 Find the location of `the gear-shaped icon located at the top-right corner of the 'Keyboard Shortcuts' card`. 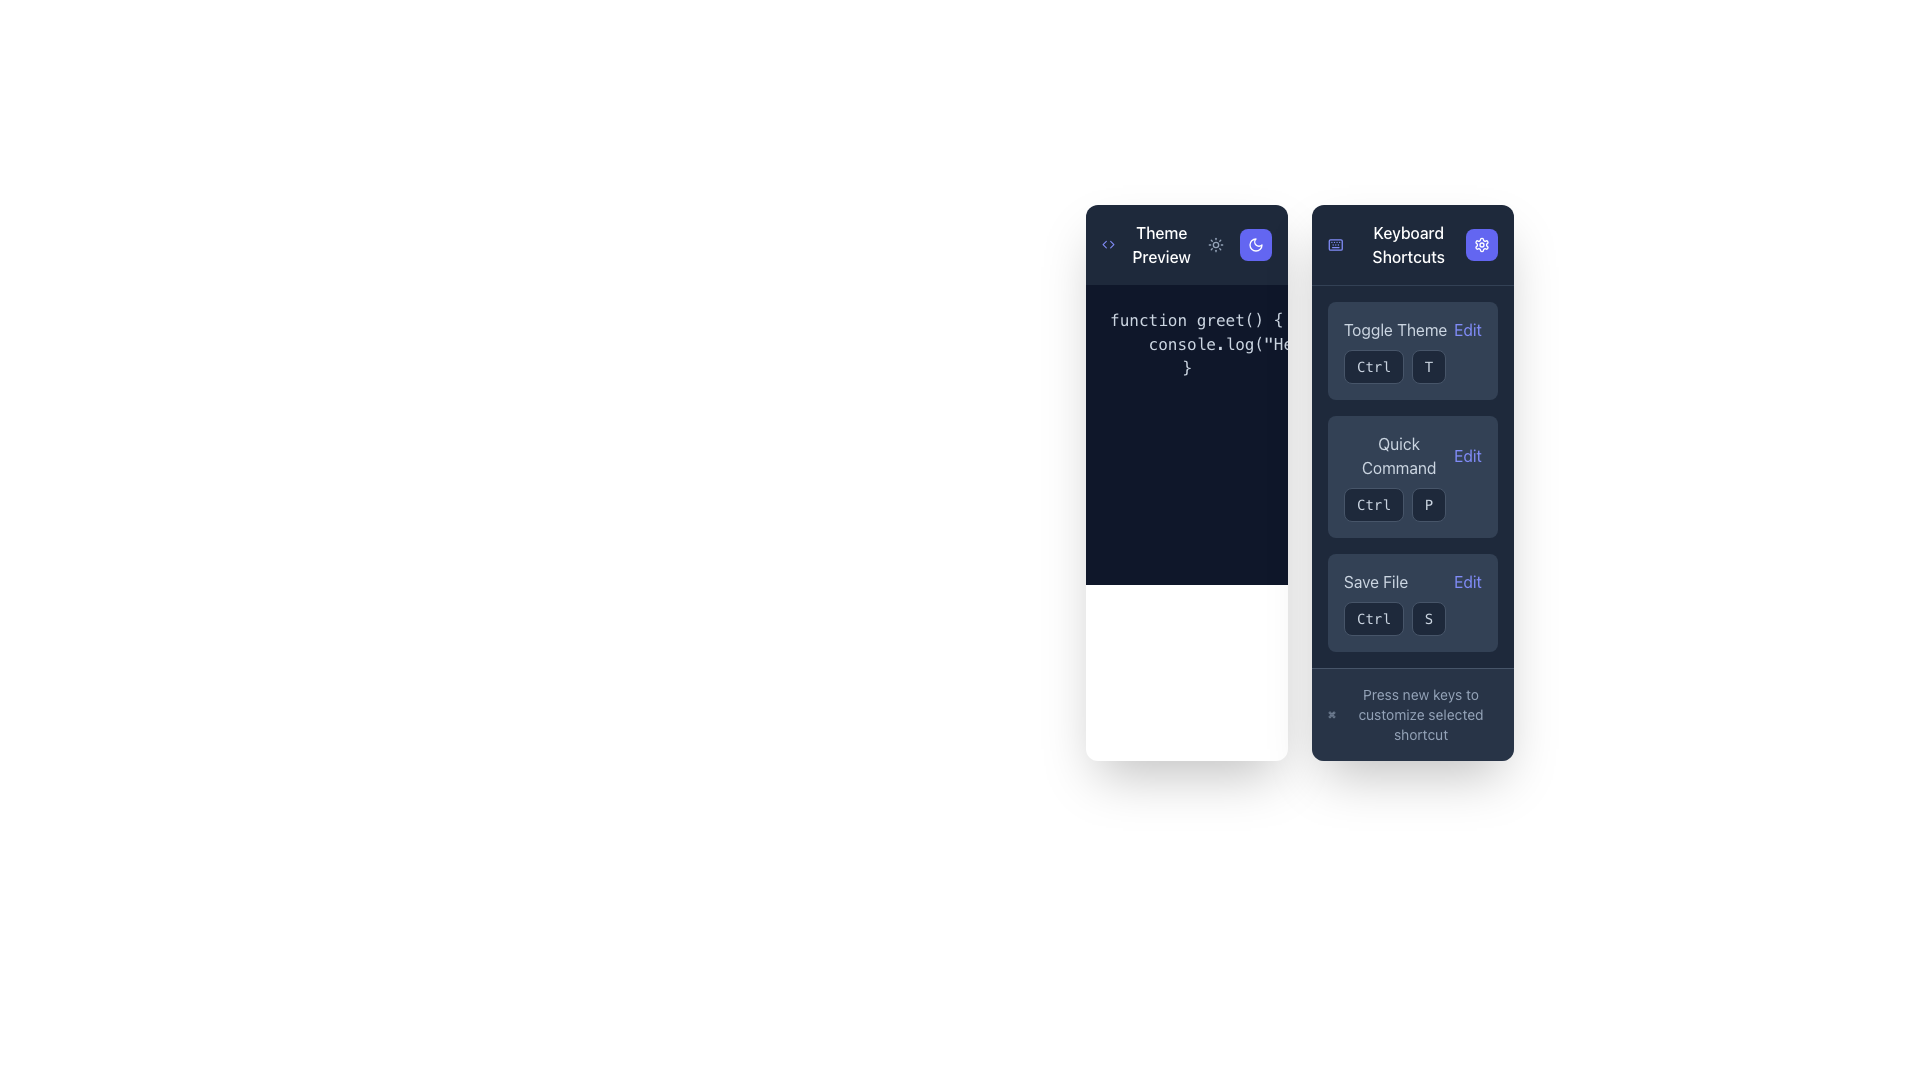

the gear-shaped icon located at the top-right corner of the 'Keyboard Shortcuts' card is located at coordinates (1482, 244).